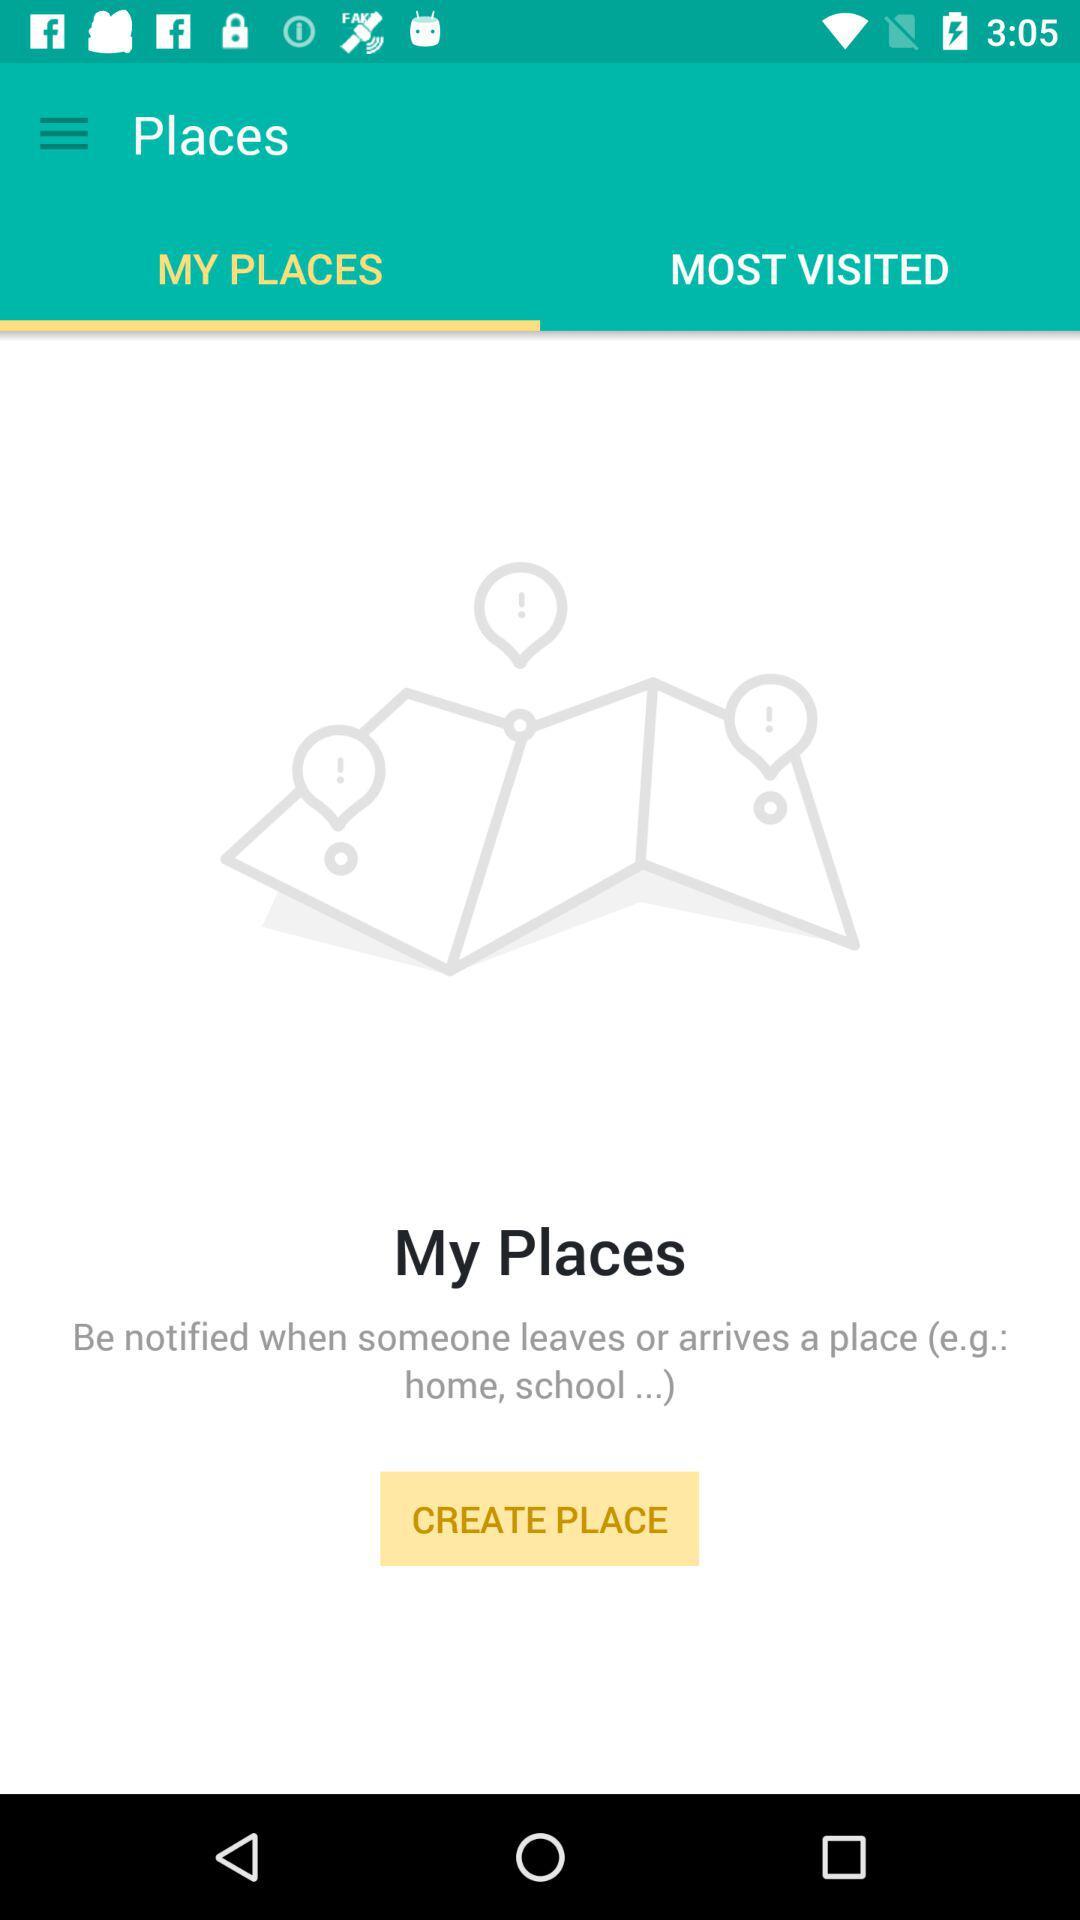 This screenshot has width=1080, height=1920. Describe the element at coordinates (538, 1518) in the screenshot. I see `the create place` at that location.